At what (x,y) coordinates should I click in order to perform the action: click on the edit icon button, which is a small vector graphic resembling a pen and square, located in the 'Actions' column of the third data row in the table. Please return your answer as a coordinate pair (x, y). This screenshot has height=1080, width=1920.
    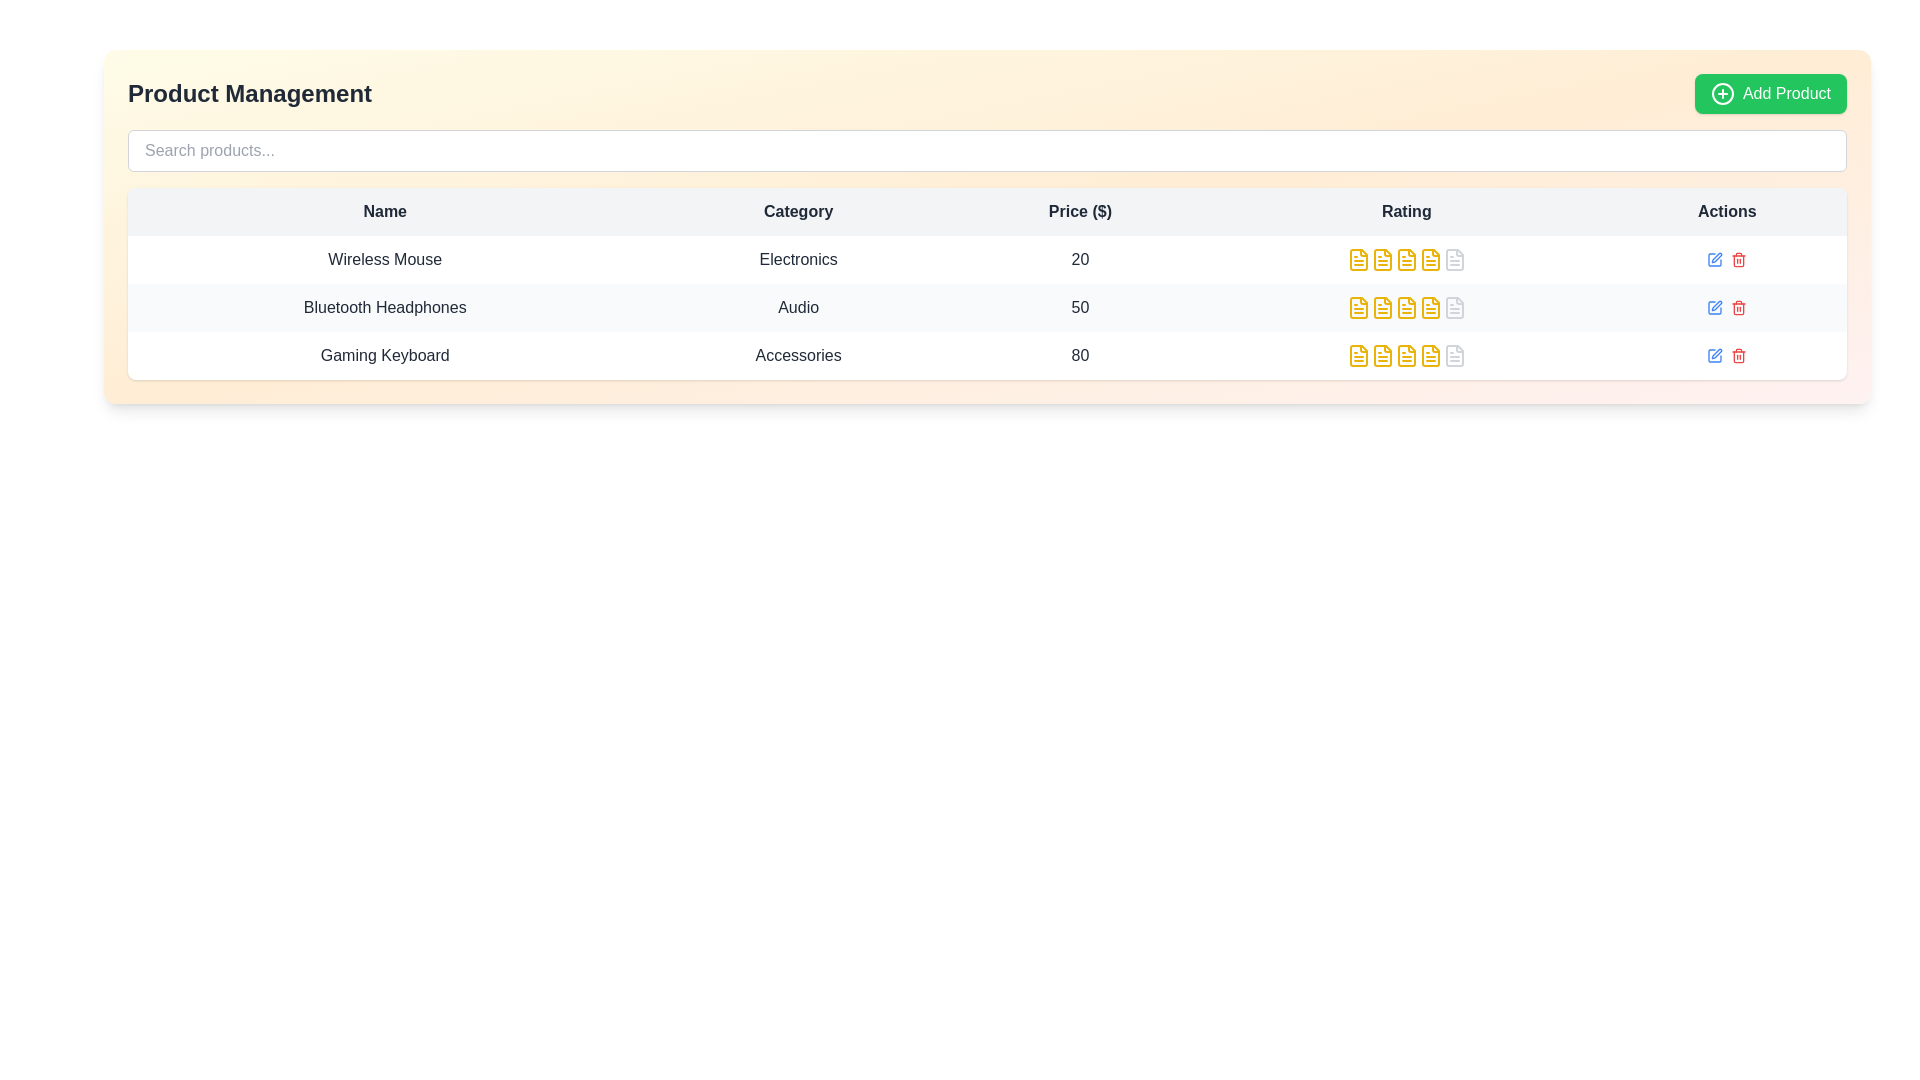
    Looking at the image, I should click on (1716, 305).